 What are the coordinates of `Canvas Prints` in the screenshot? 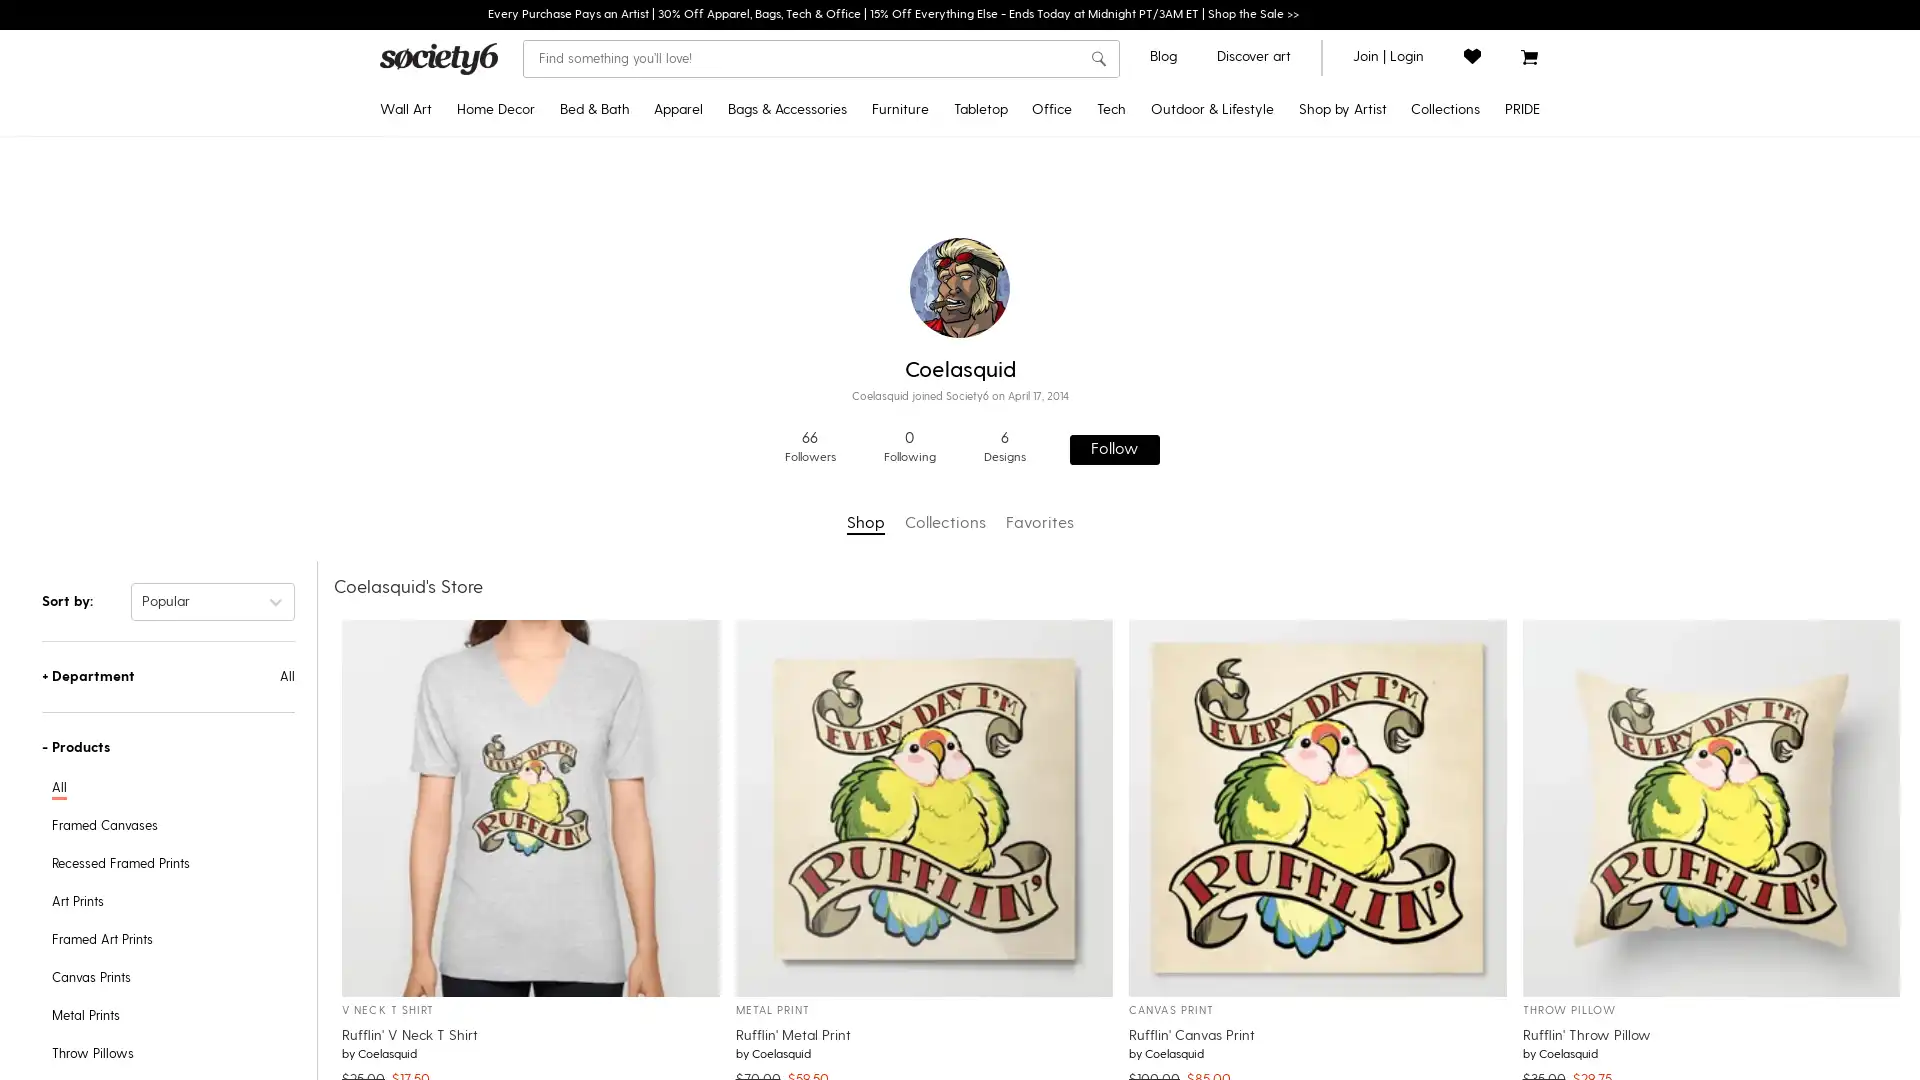 It's located at (470, 256).